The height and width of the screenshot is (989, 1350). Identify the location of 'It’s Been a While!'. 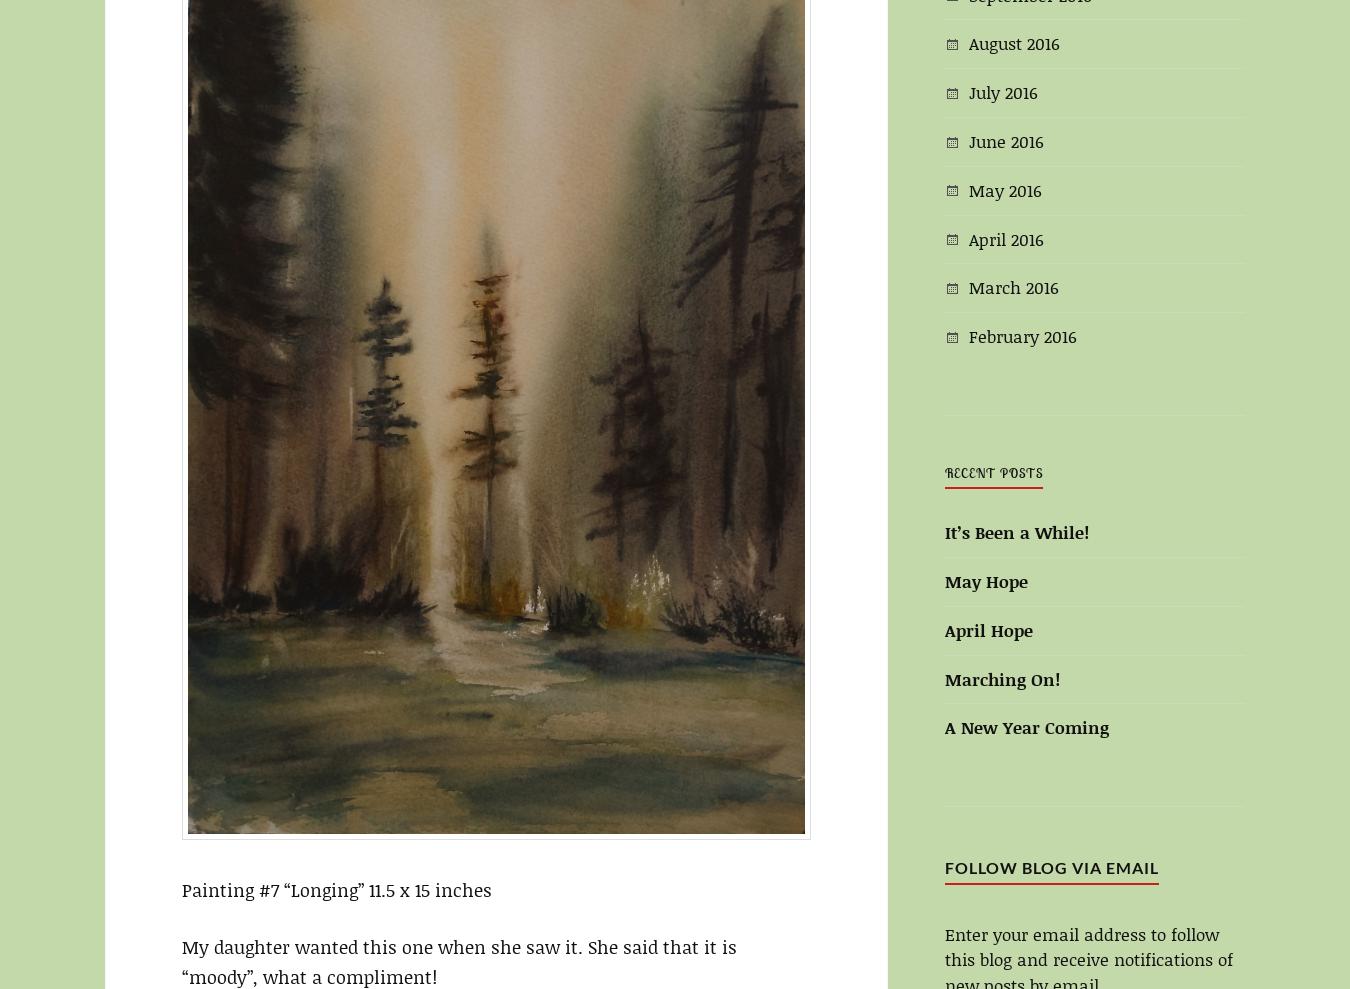
(943, 531).